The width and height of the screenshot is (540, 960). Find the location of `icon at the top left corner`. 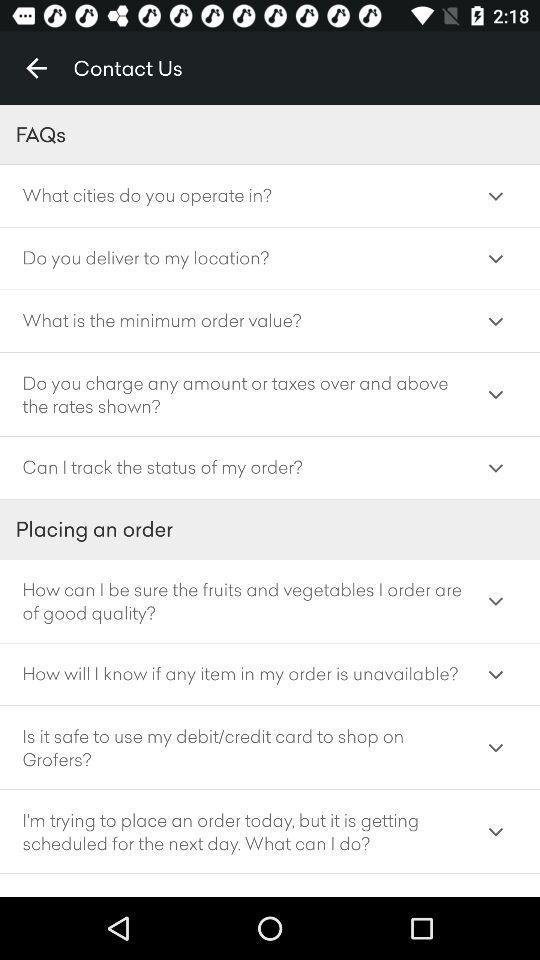

icon at the top left corner is located at coordinates (36, 68).